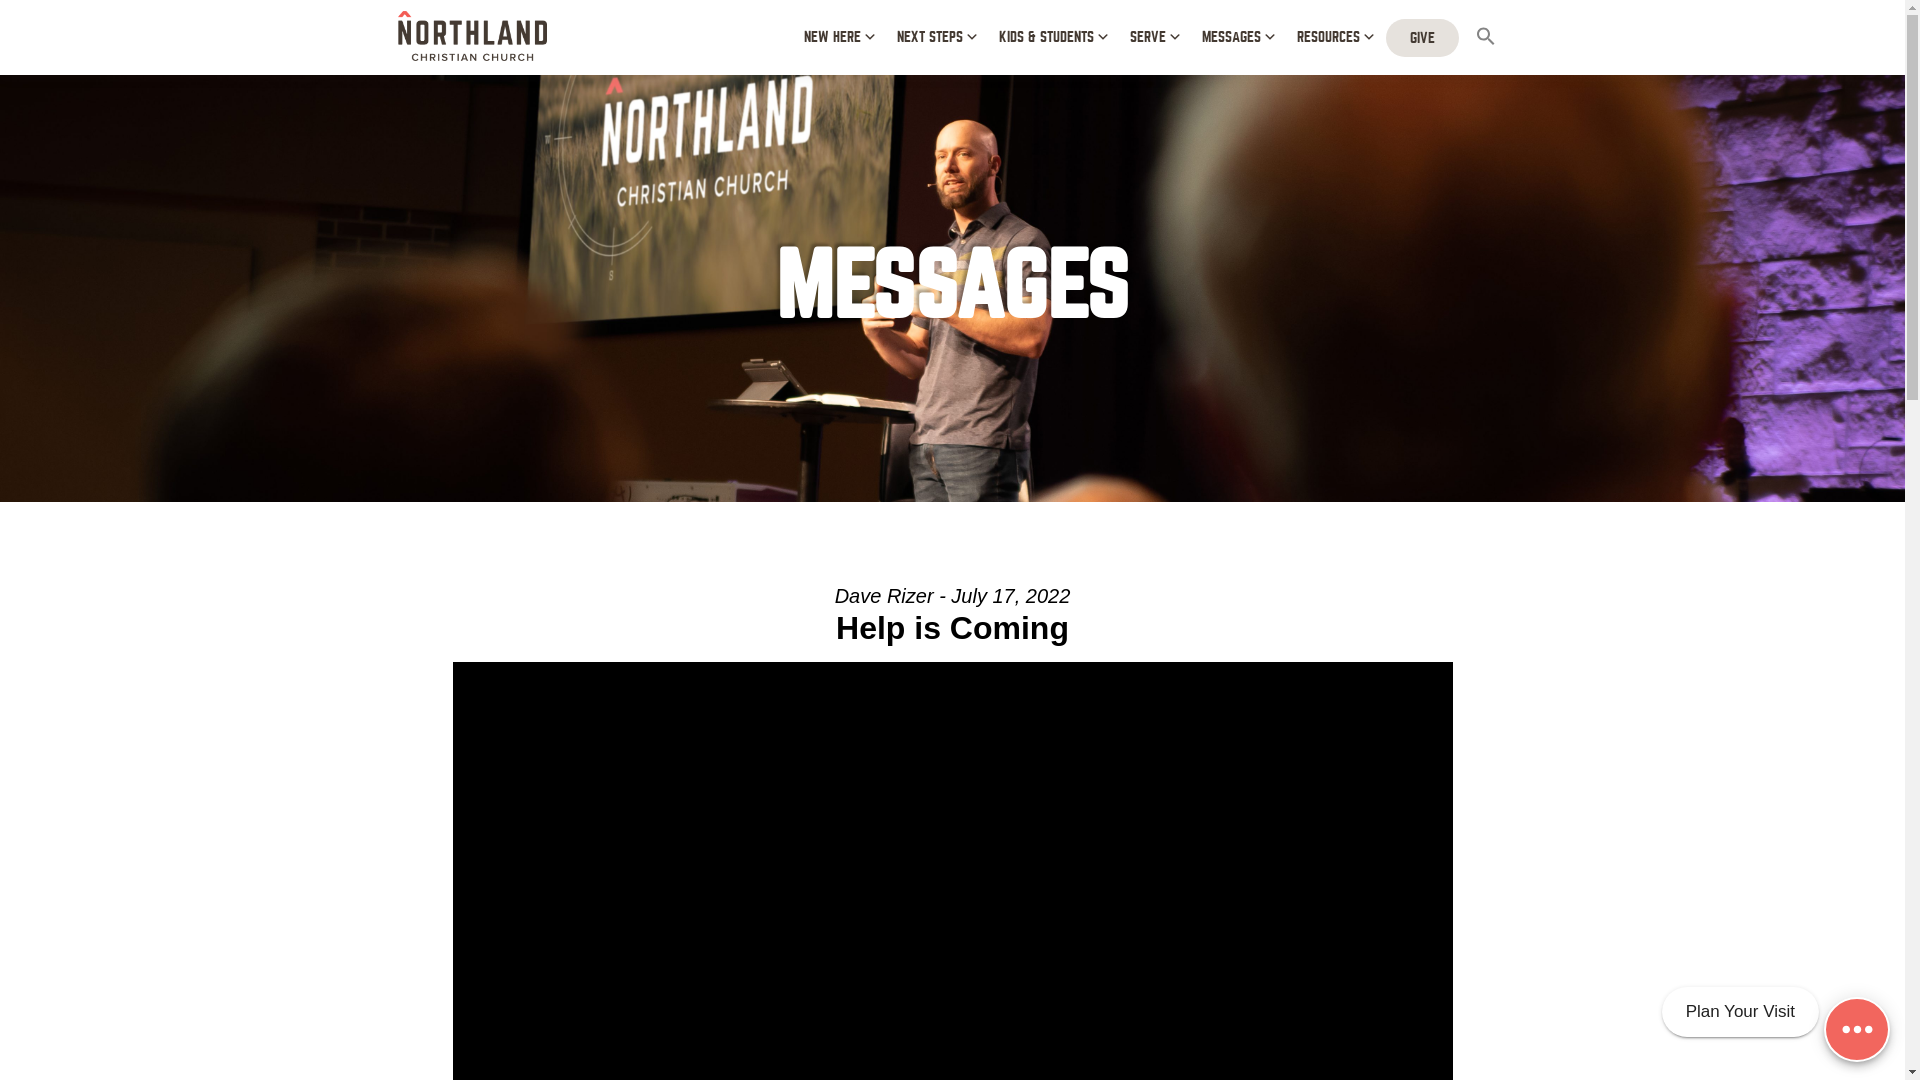 The width and height of the screenshot is (1920, 1080). Describe the element at coordinates (1236, 37) in the screenshot. I see `'MESSAGES'` at that location.